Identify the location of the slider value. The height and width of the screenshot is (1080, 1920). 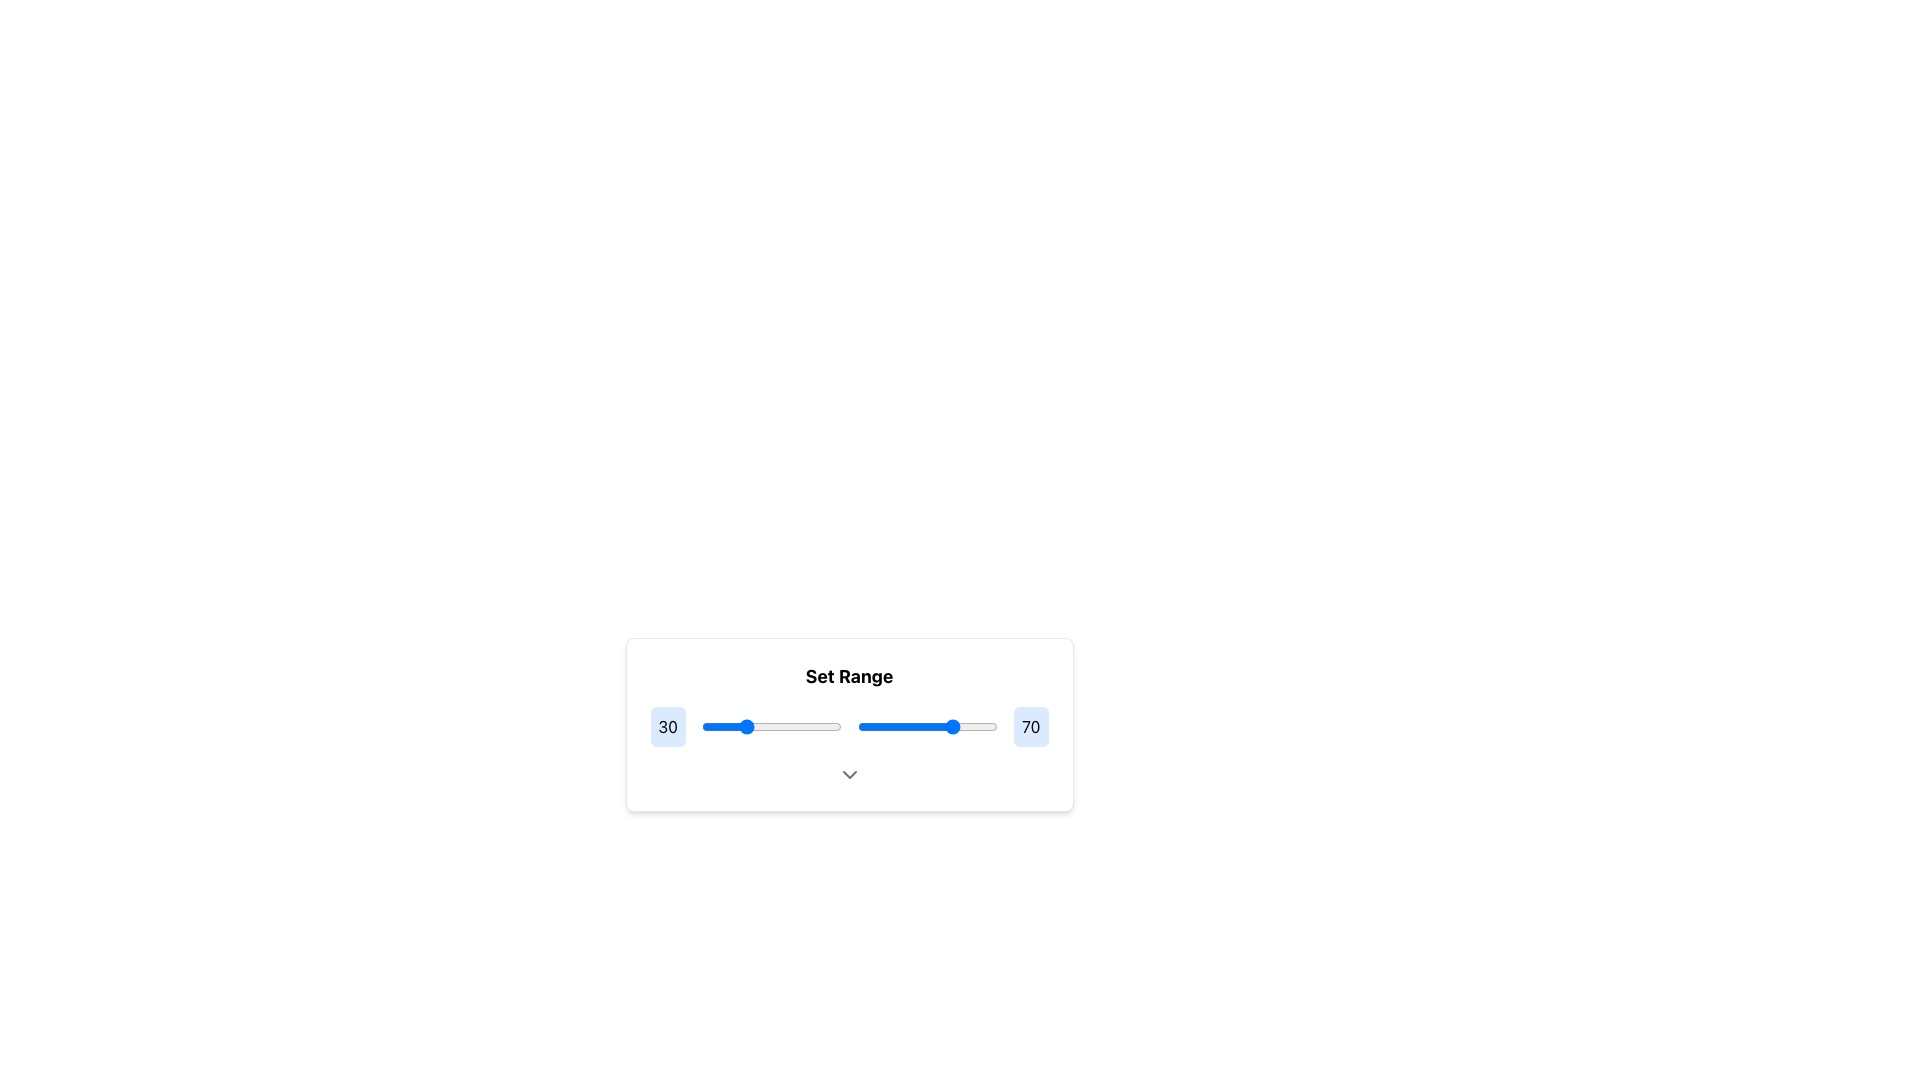
(960, 726).